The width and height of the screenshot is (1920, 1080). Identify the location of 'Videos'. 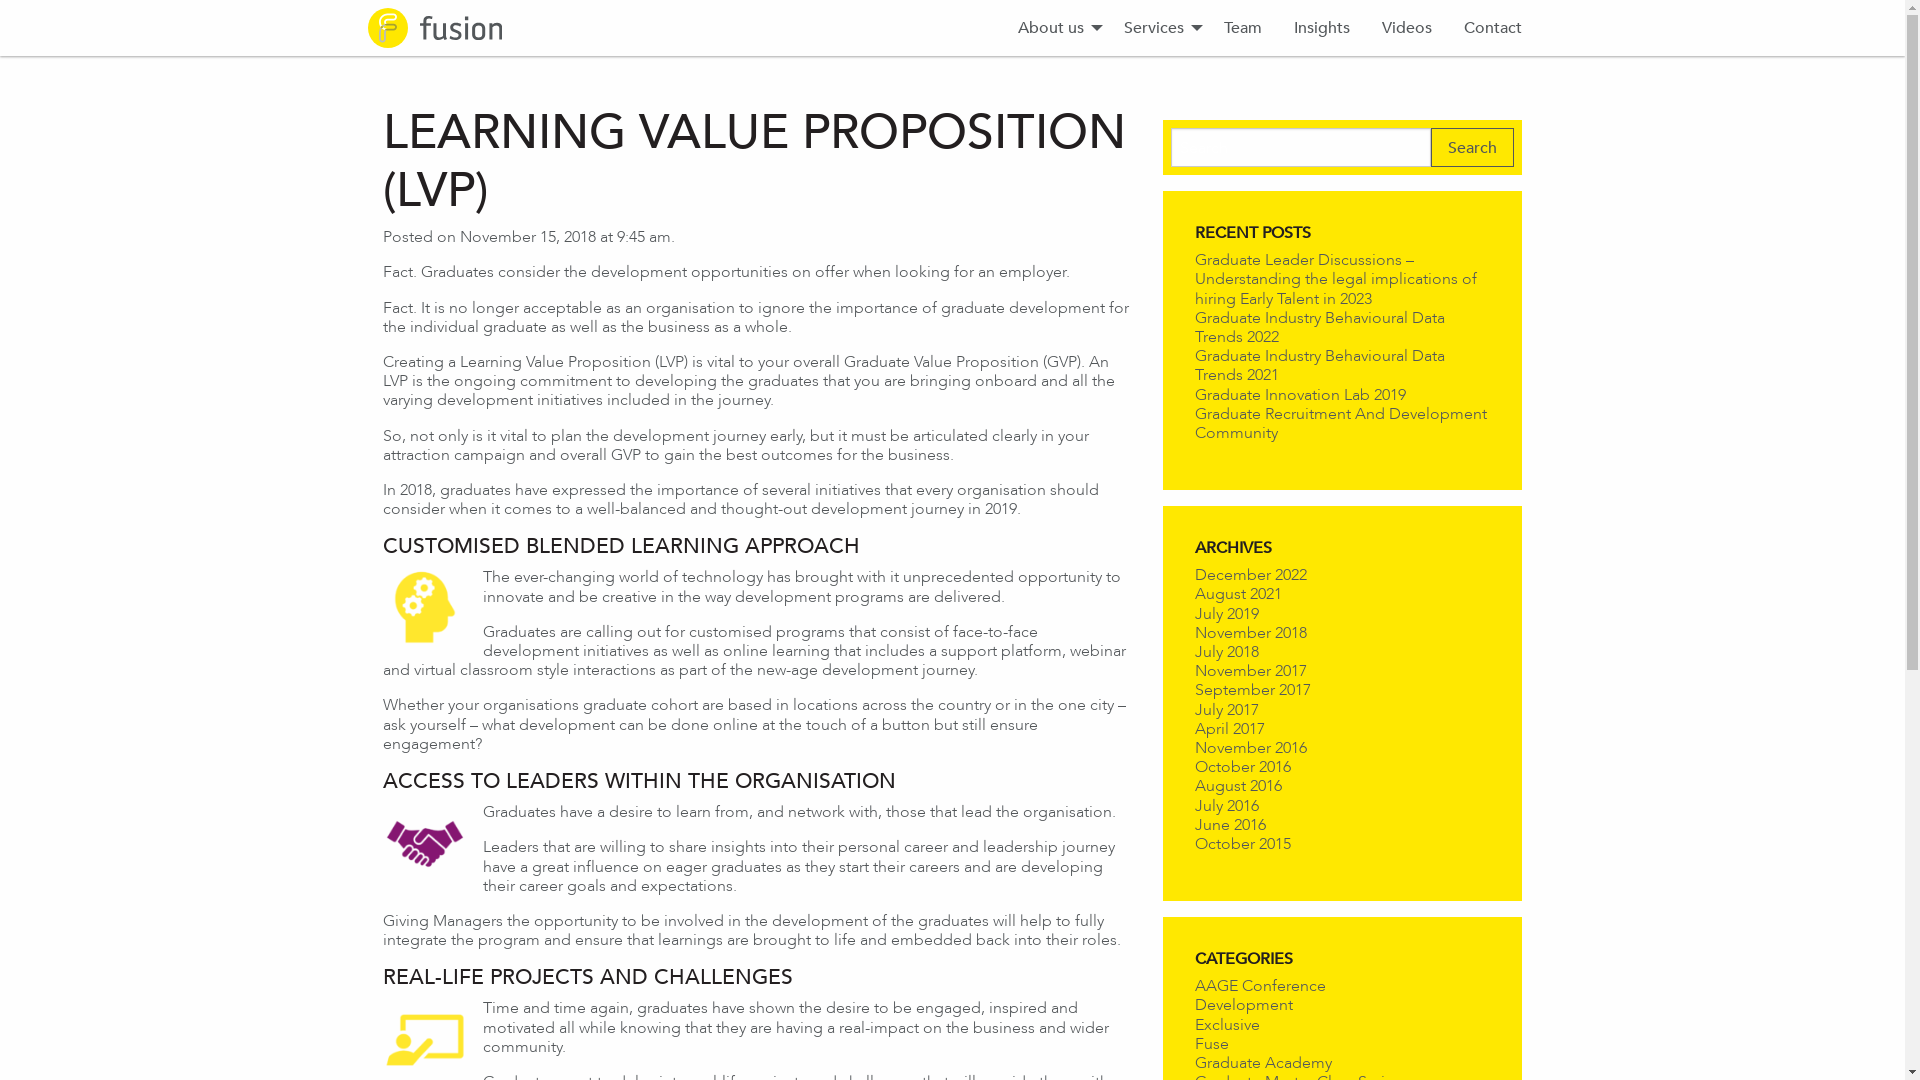
(1405, 27).